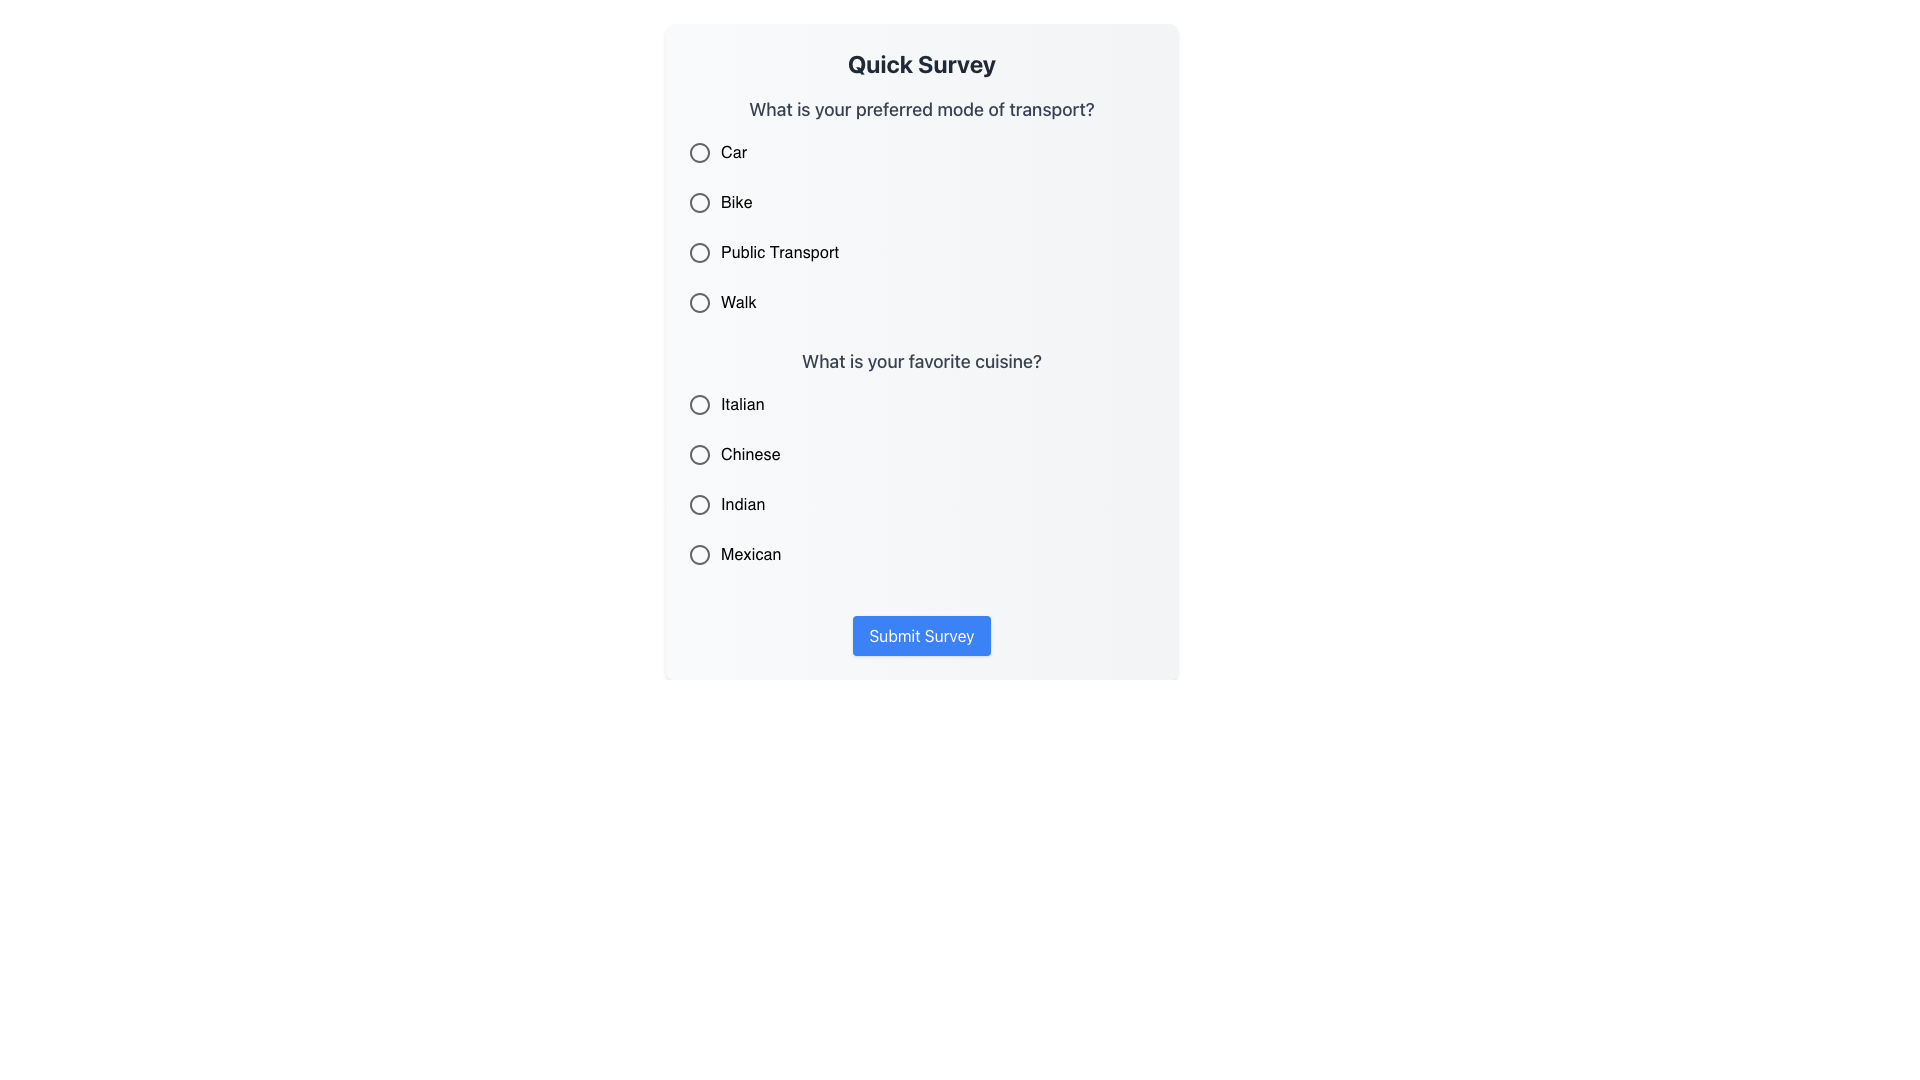 This screenshot has width=1920, height=1080. What do you see at coordinates (750, 555) in the screenshot?
I see `the text label displaying 'Mexican', which is positioned under the question 'What is your favorite cuisine?' and is the last option in the list` at bounding box center [750, 555].